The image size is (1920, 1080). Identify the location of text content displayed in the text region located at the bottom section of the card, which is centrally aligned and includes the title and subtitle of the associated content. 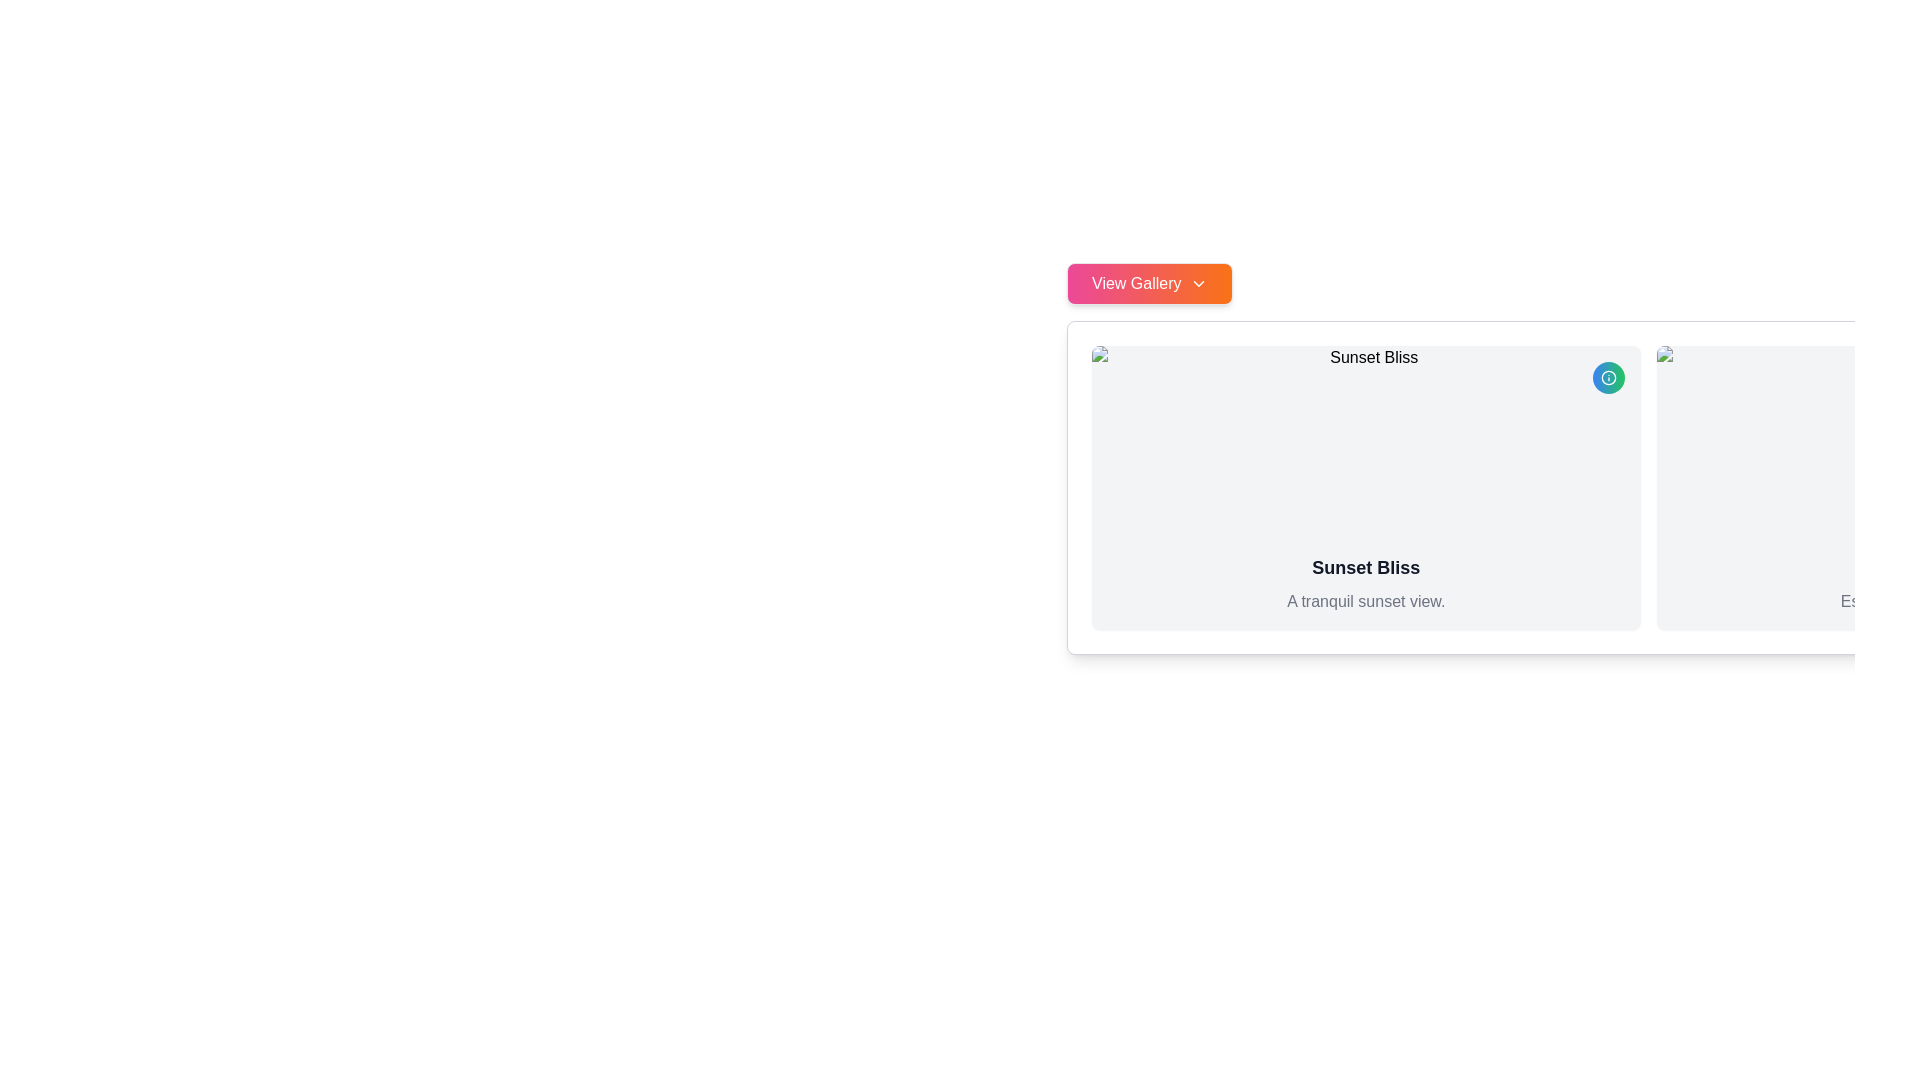
(1365, 583).